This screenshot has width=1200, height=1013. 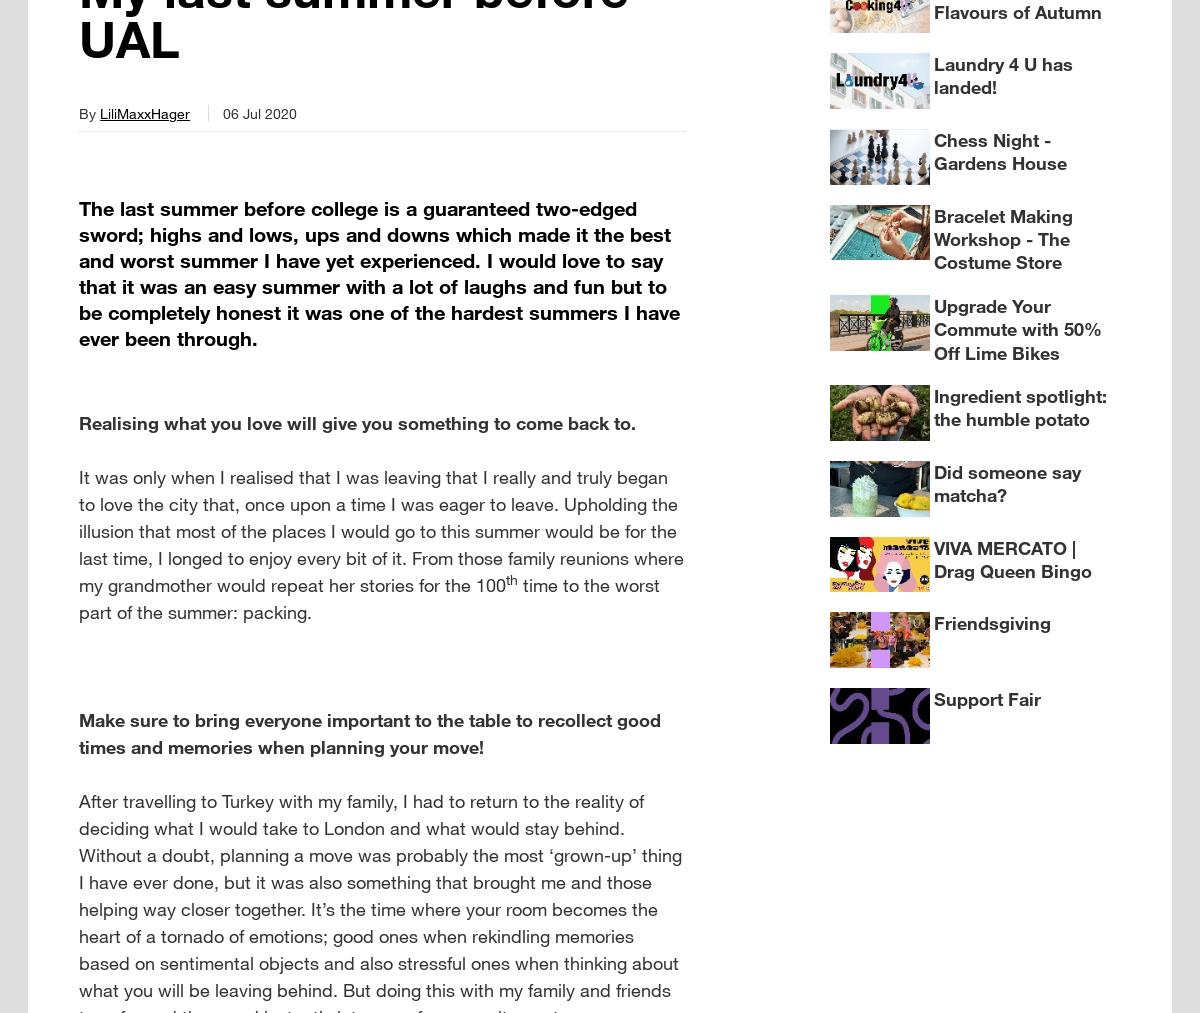 I want to click on 'what you love will give you something to come back to.', so click(x=397, y=421).